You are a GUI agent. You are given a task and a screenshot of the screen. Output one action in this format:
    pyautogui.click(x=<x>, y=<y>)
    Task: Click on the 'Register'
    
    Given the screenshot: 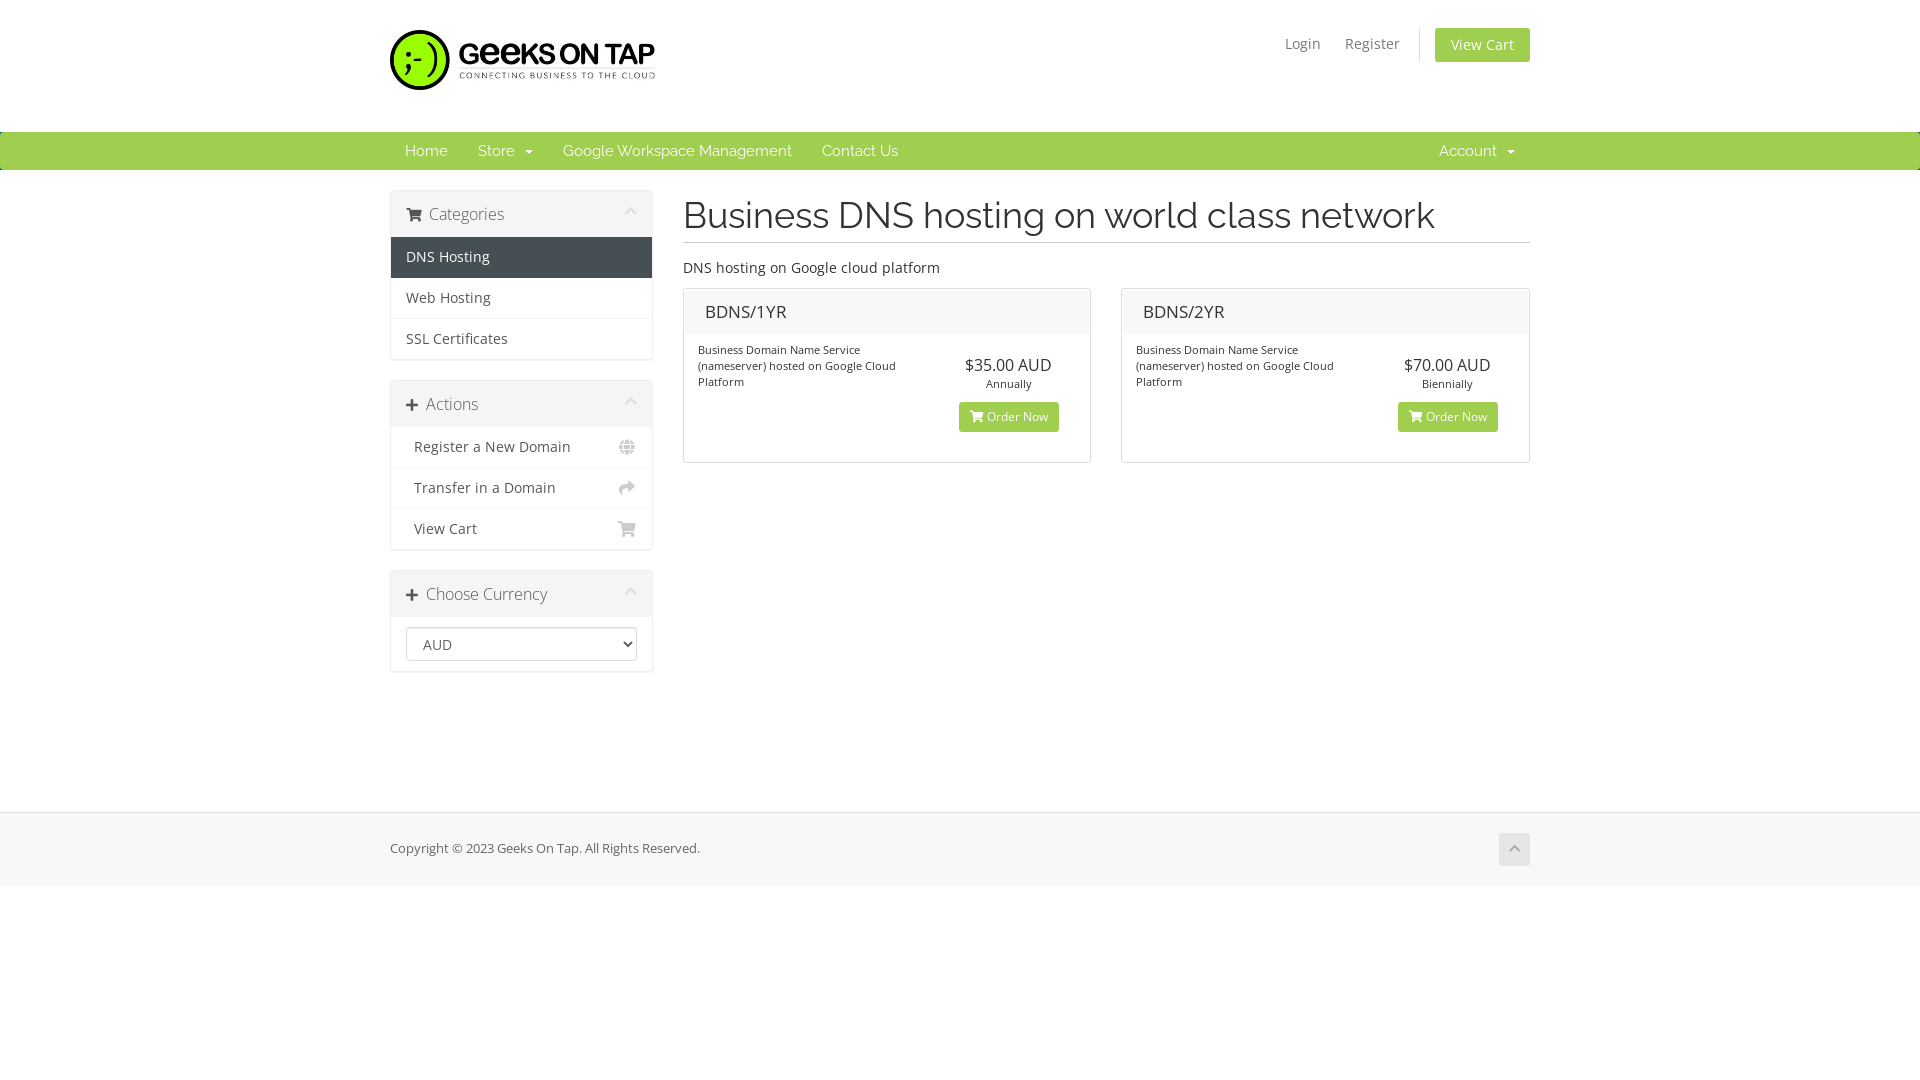 What is the action you would take?
    pyautogui.click(x=1371, y=43)
    